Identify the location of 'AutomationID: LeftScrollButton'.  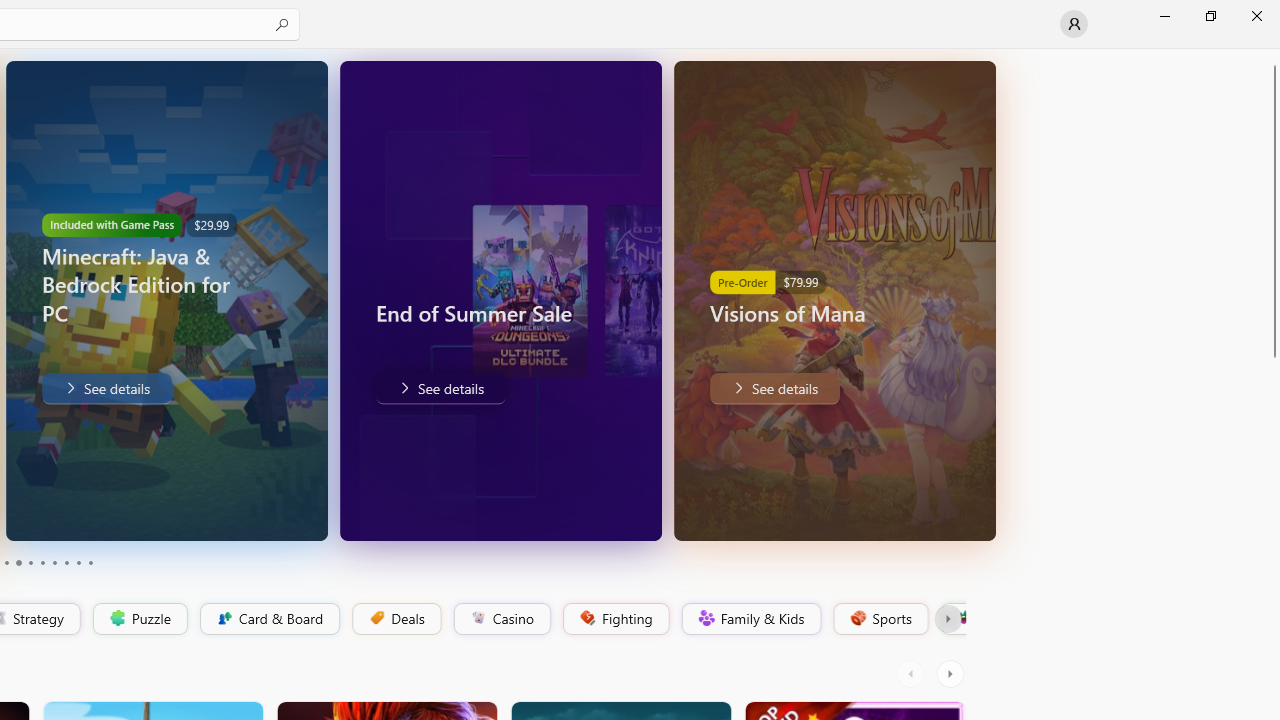
(912, 673).